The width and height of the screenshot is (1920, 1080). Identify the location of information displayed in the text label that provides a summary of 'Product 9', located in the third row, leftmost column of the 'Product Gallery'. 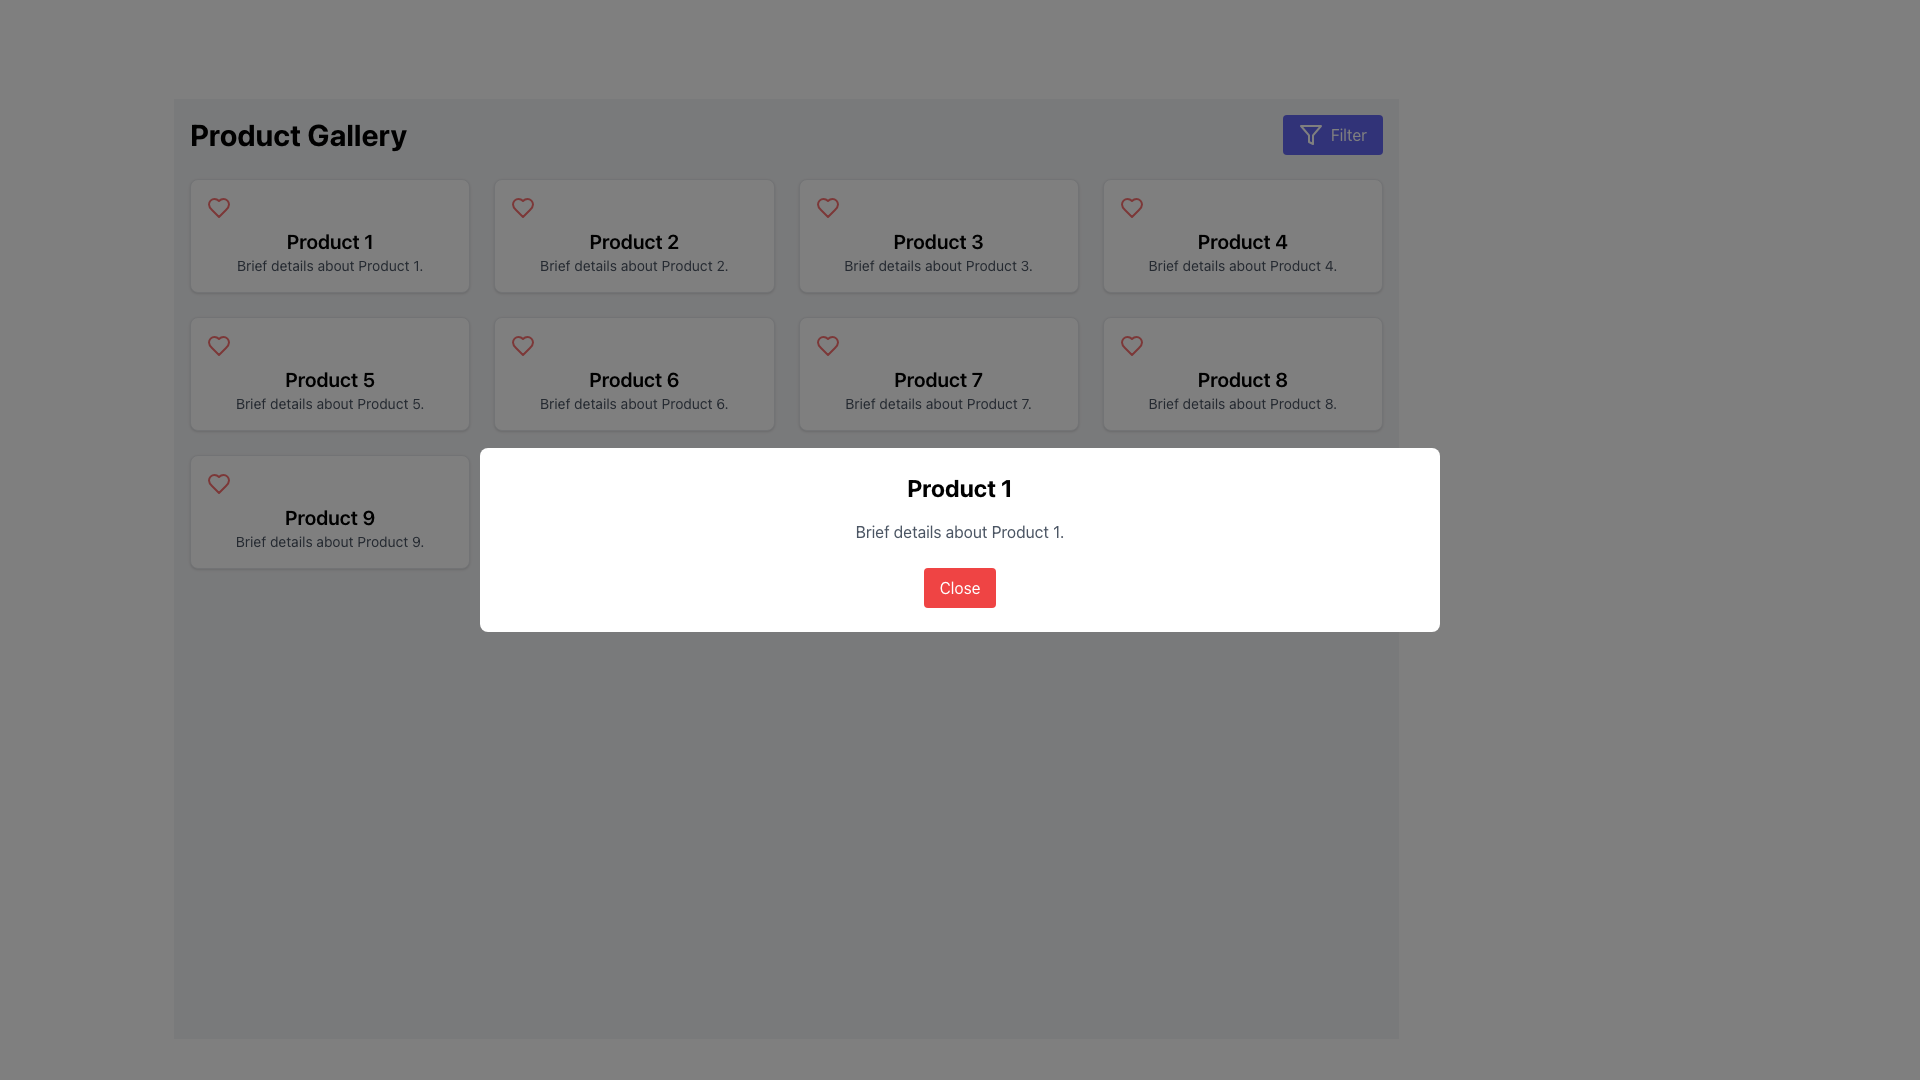
(330, 542).